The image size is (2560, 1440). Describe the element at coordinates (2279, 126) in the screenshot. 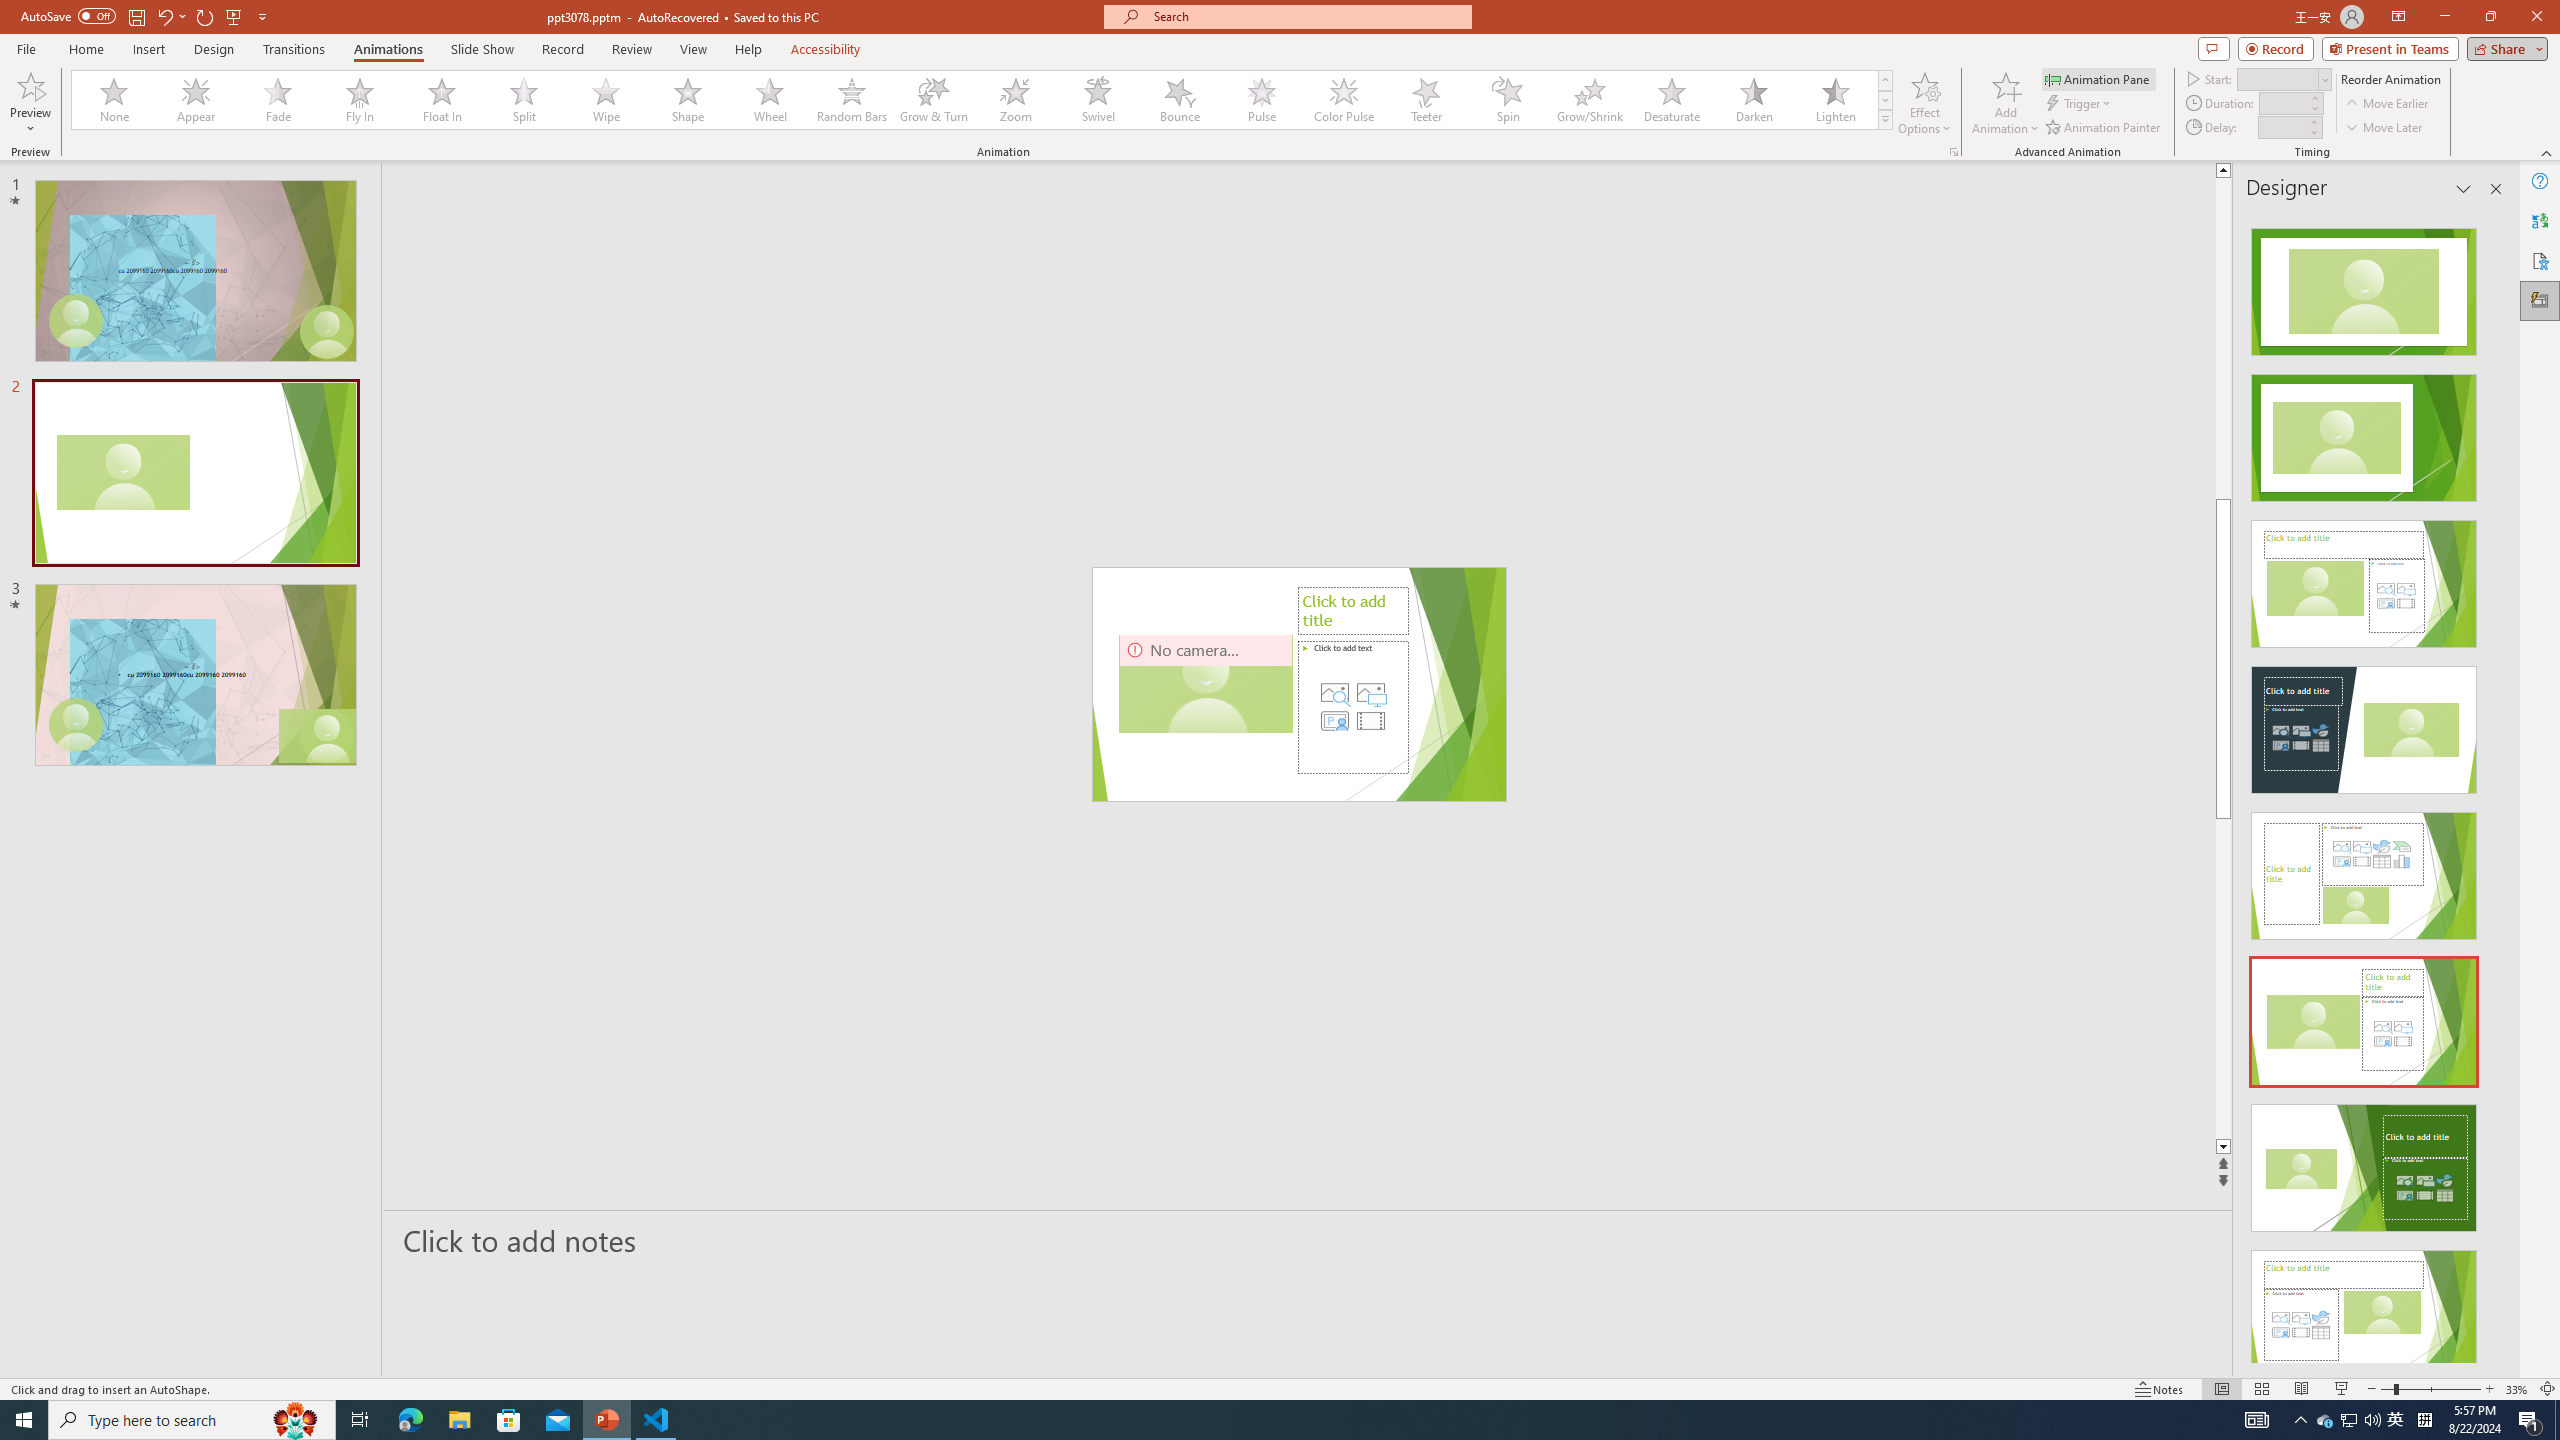

I see `'Animation Delay'` at that location.